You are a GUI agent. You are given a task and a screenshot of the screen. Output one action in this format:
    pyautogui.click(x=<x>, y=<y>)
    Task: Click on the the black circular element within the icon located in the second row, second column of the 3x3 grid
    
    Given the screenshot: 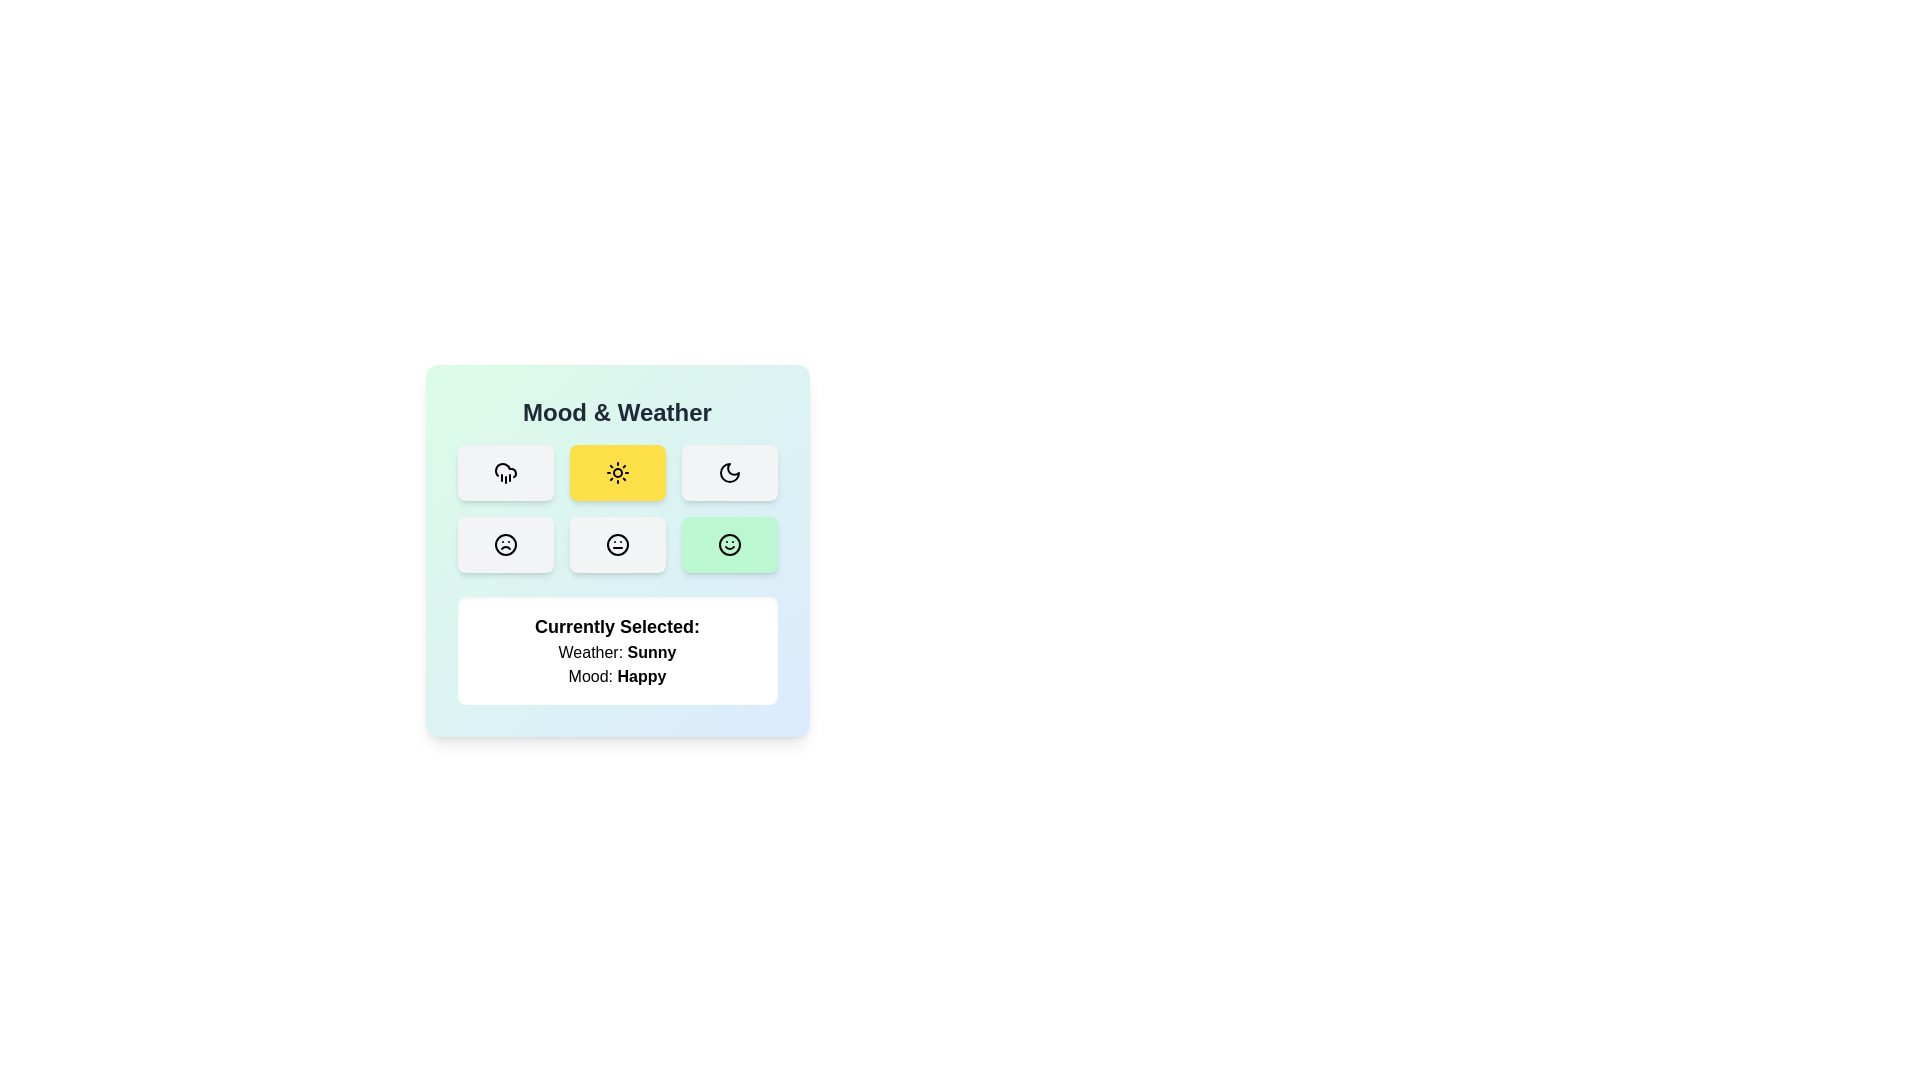 What is the action you would take?
    pyautogui.click(x=616, y=544)
    